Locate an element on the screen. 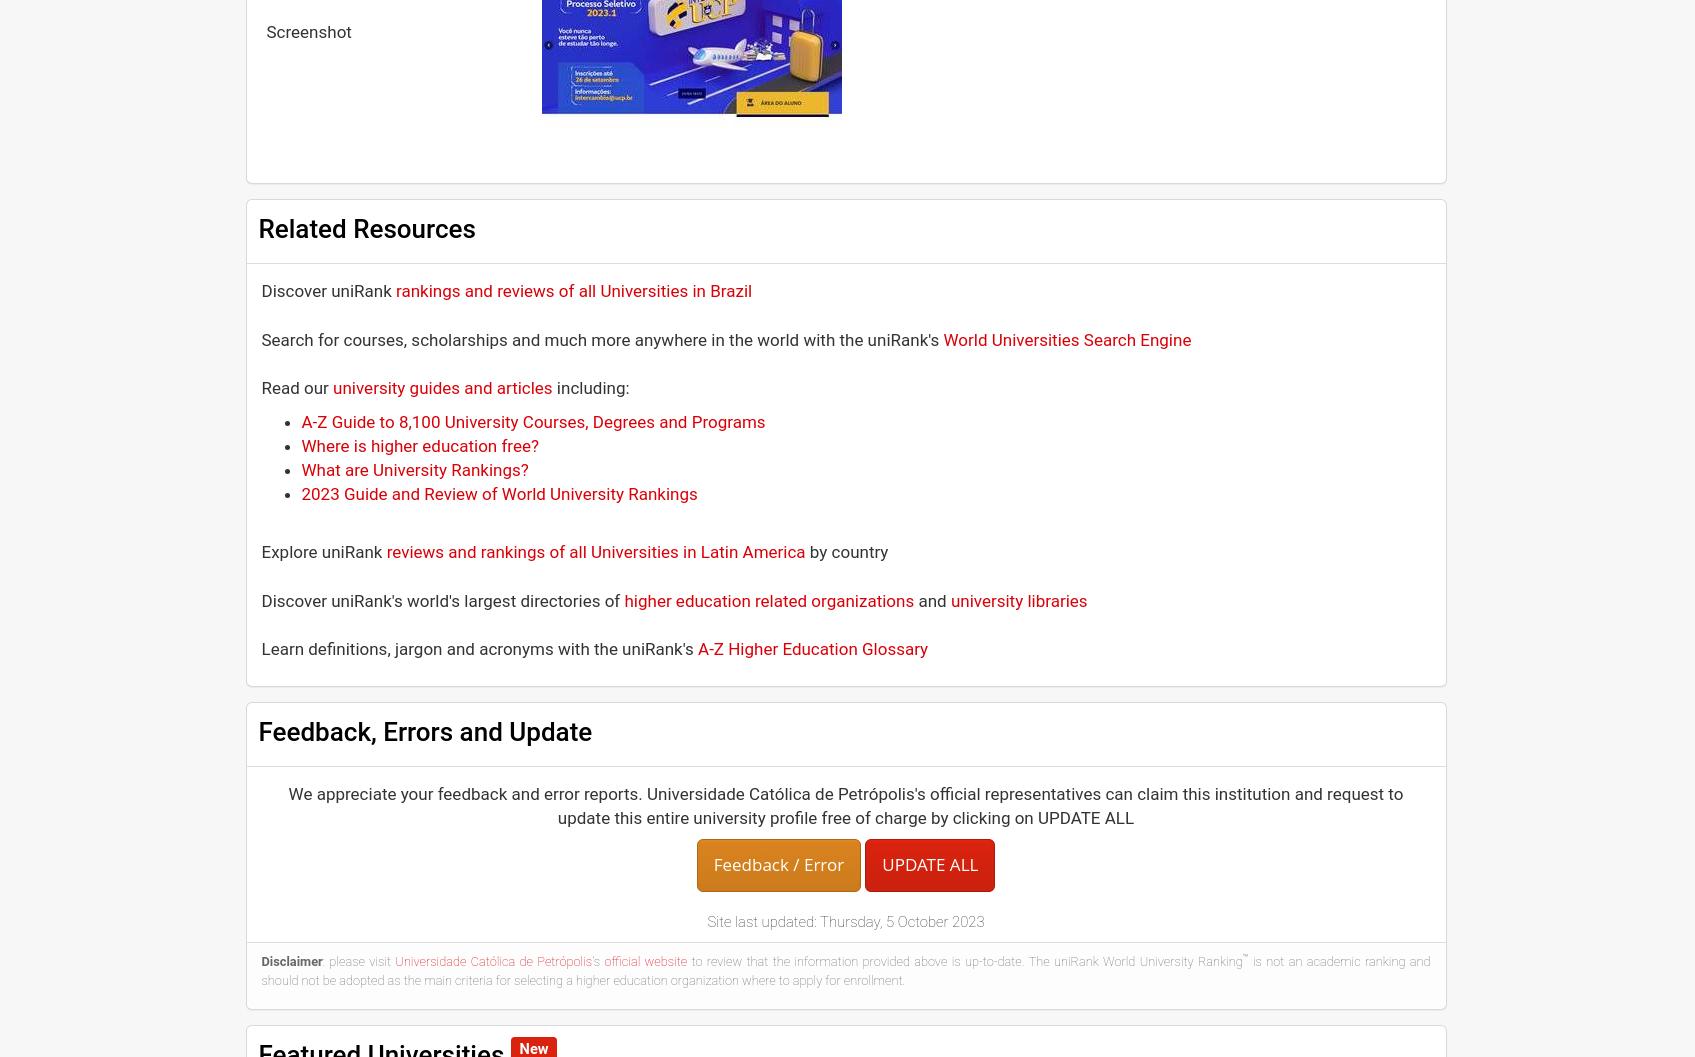 The width and height of the screenshot is (1695, 1057). 'A-Z Higher Education Glossary' is located at coordinates (812, 648).